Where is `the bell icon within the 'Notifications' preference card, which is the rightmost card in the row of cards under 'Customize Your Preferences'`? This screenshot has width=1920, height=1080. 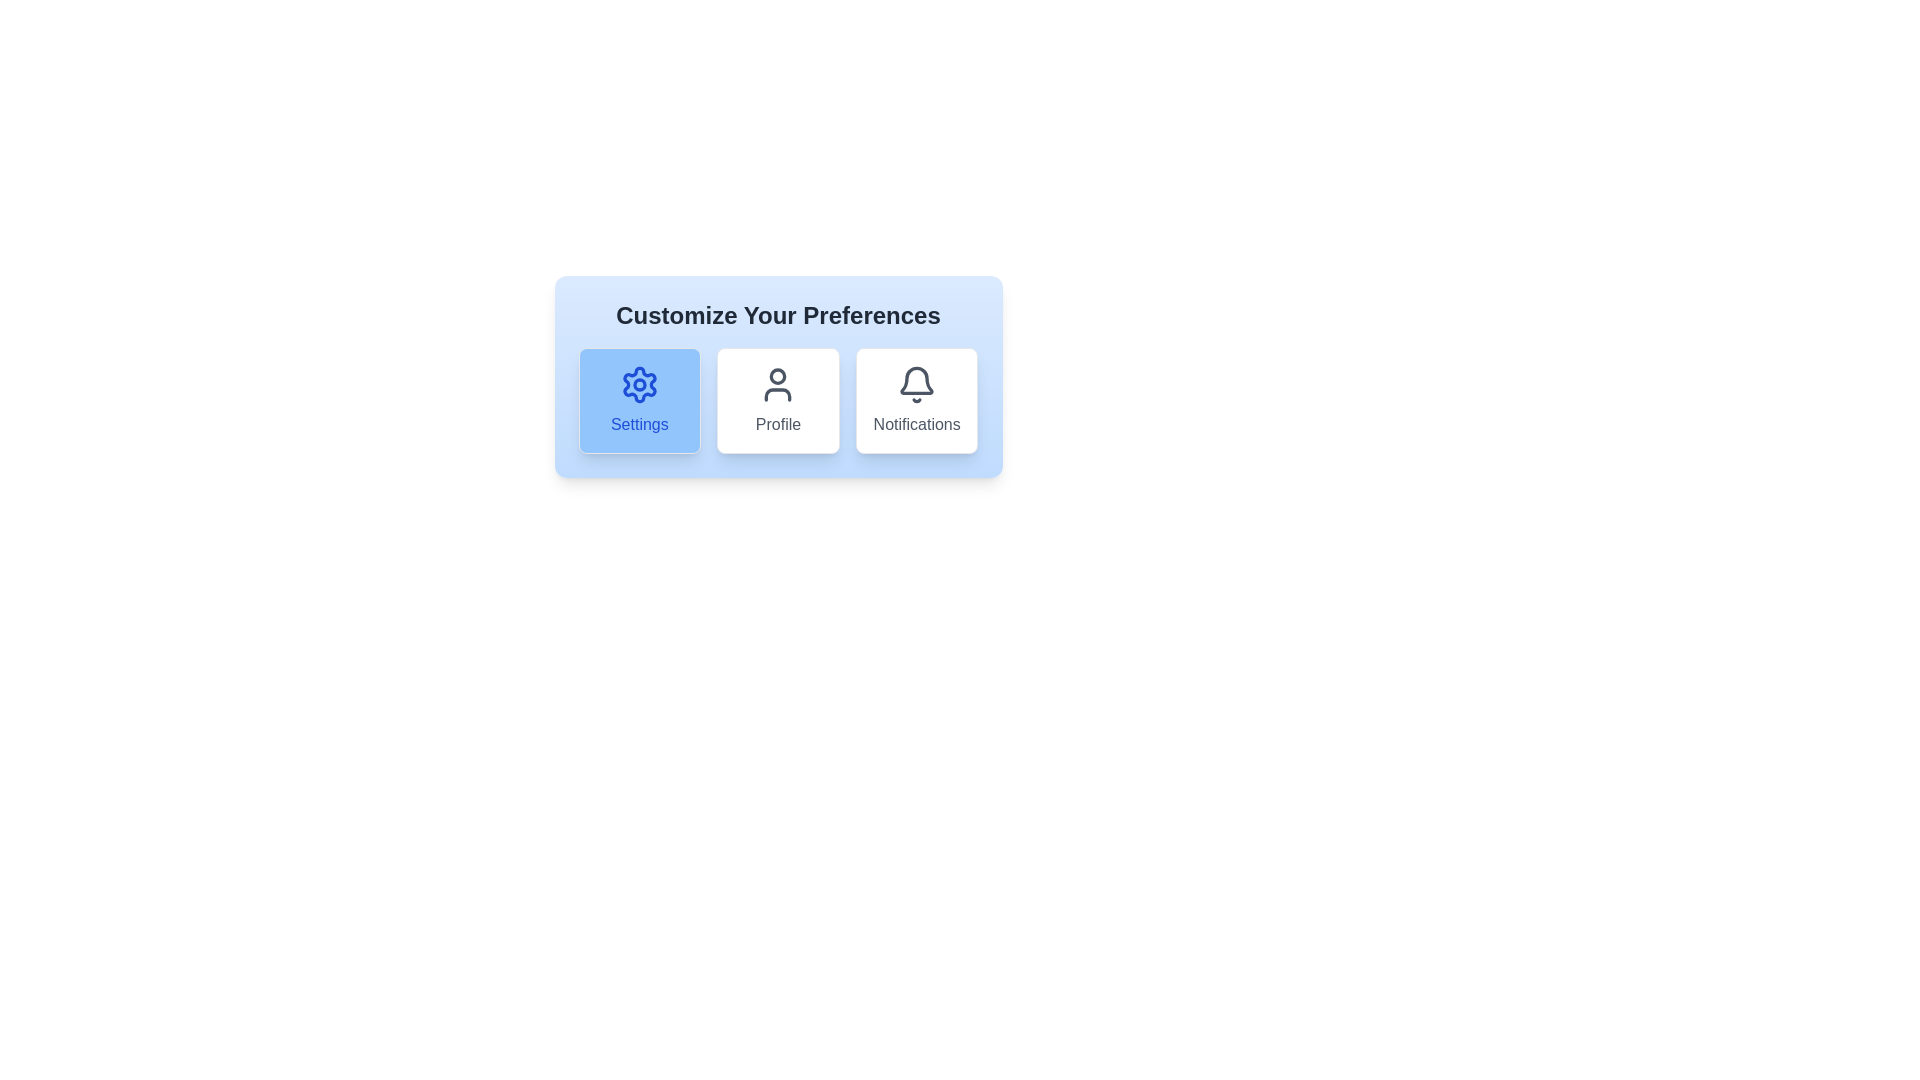 the bell icon within the 'Notifications' preference card, which is the rightmost card in the row of cards under 'Customize Your Preferences' is located at coordinates (916, 385).